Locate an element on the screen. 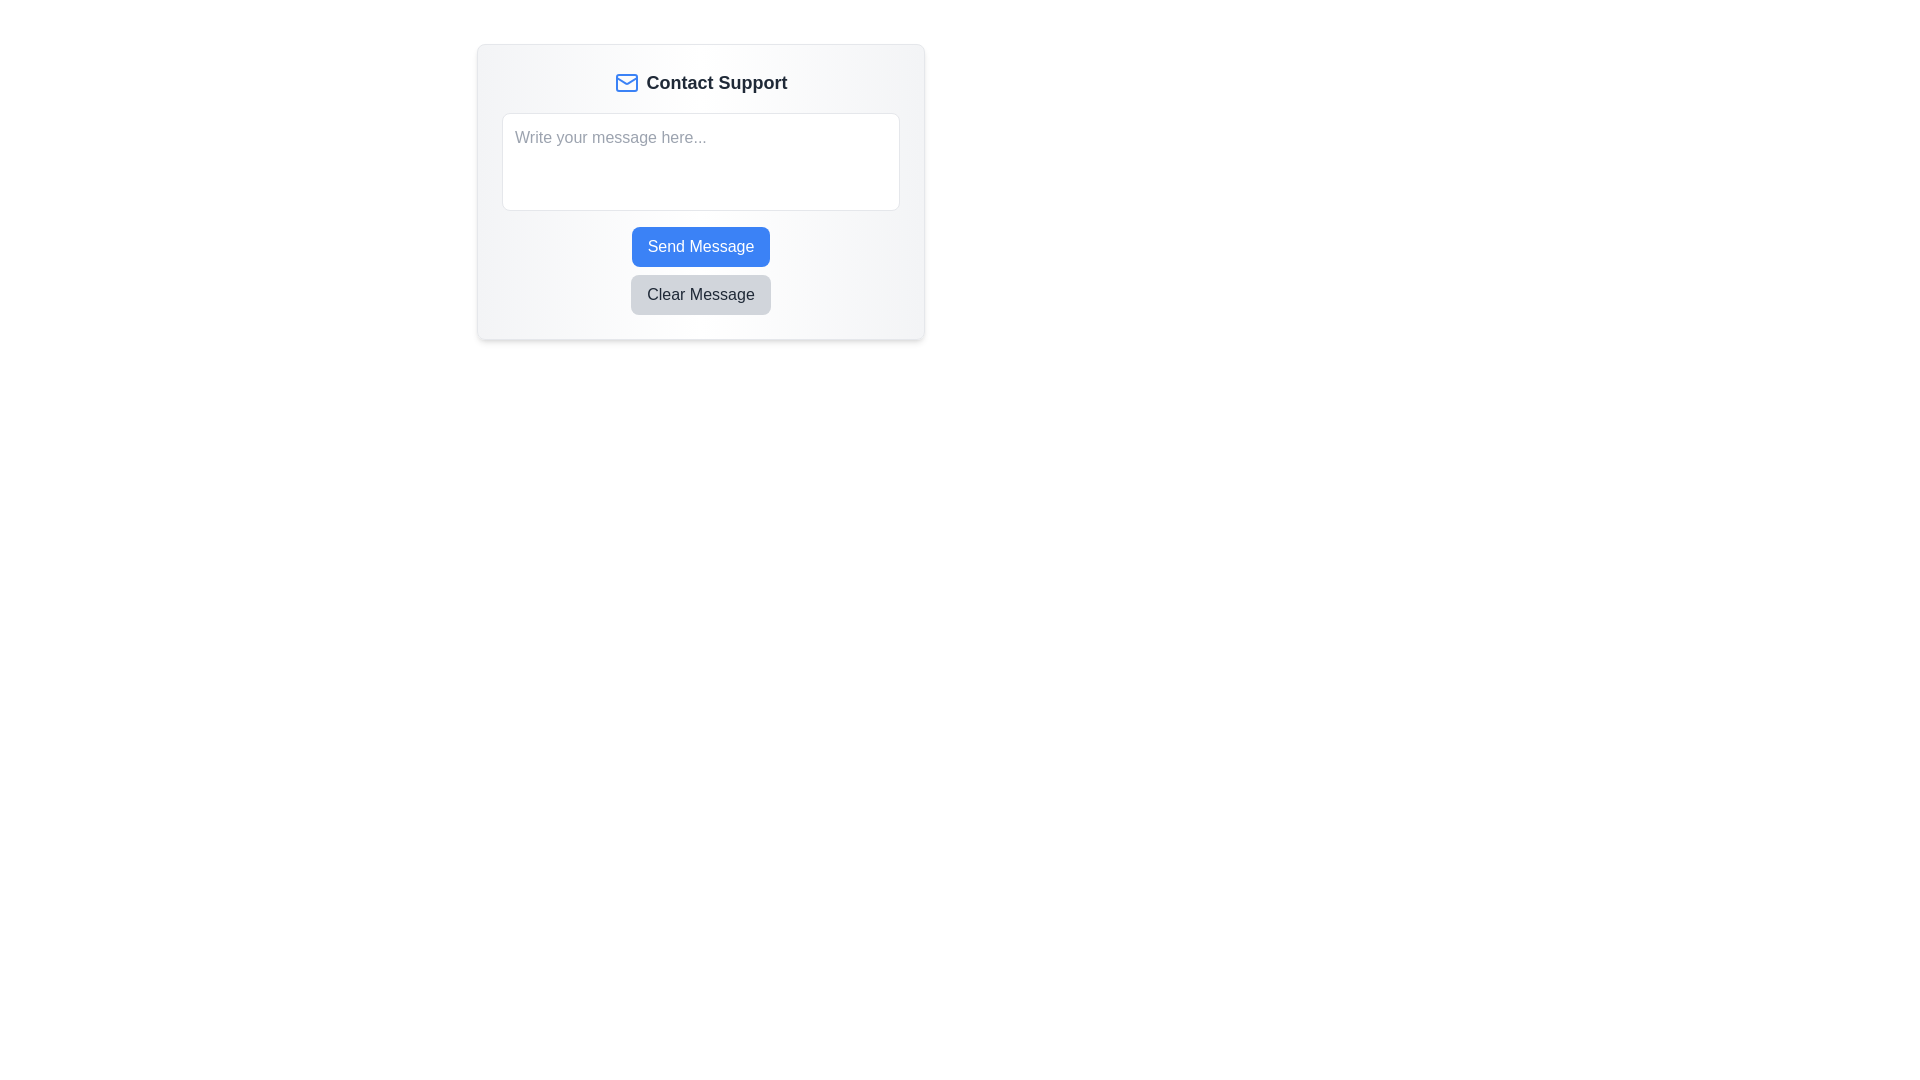 Image resolution: width=1920 pixels, height=1080 pixels. the 'Send Message' button located in the middle section of the 'Contact Support' form to view the focus ring effect is located at coordinates (700, 245).